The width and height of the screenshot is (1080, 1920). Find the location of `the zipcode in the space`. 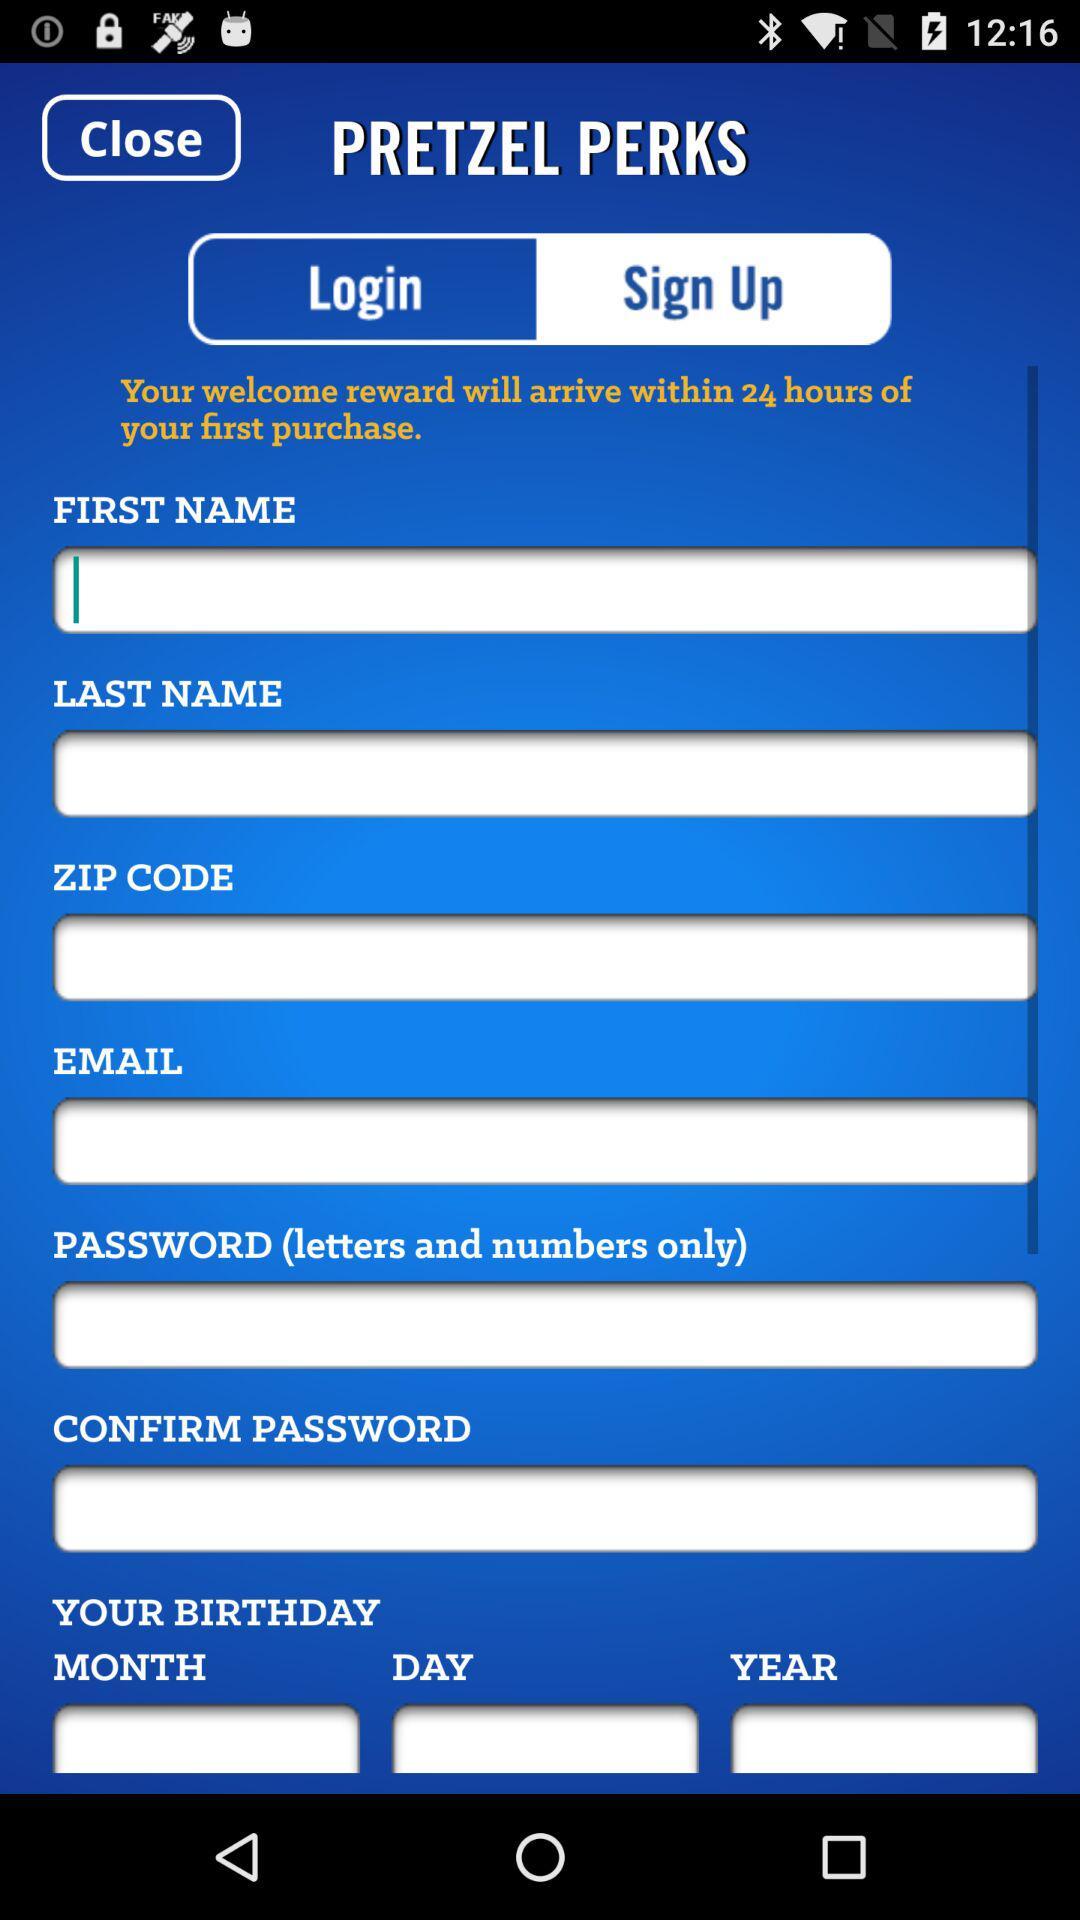

the zipcode in the space is located at coordinates (545, 956).